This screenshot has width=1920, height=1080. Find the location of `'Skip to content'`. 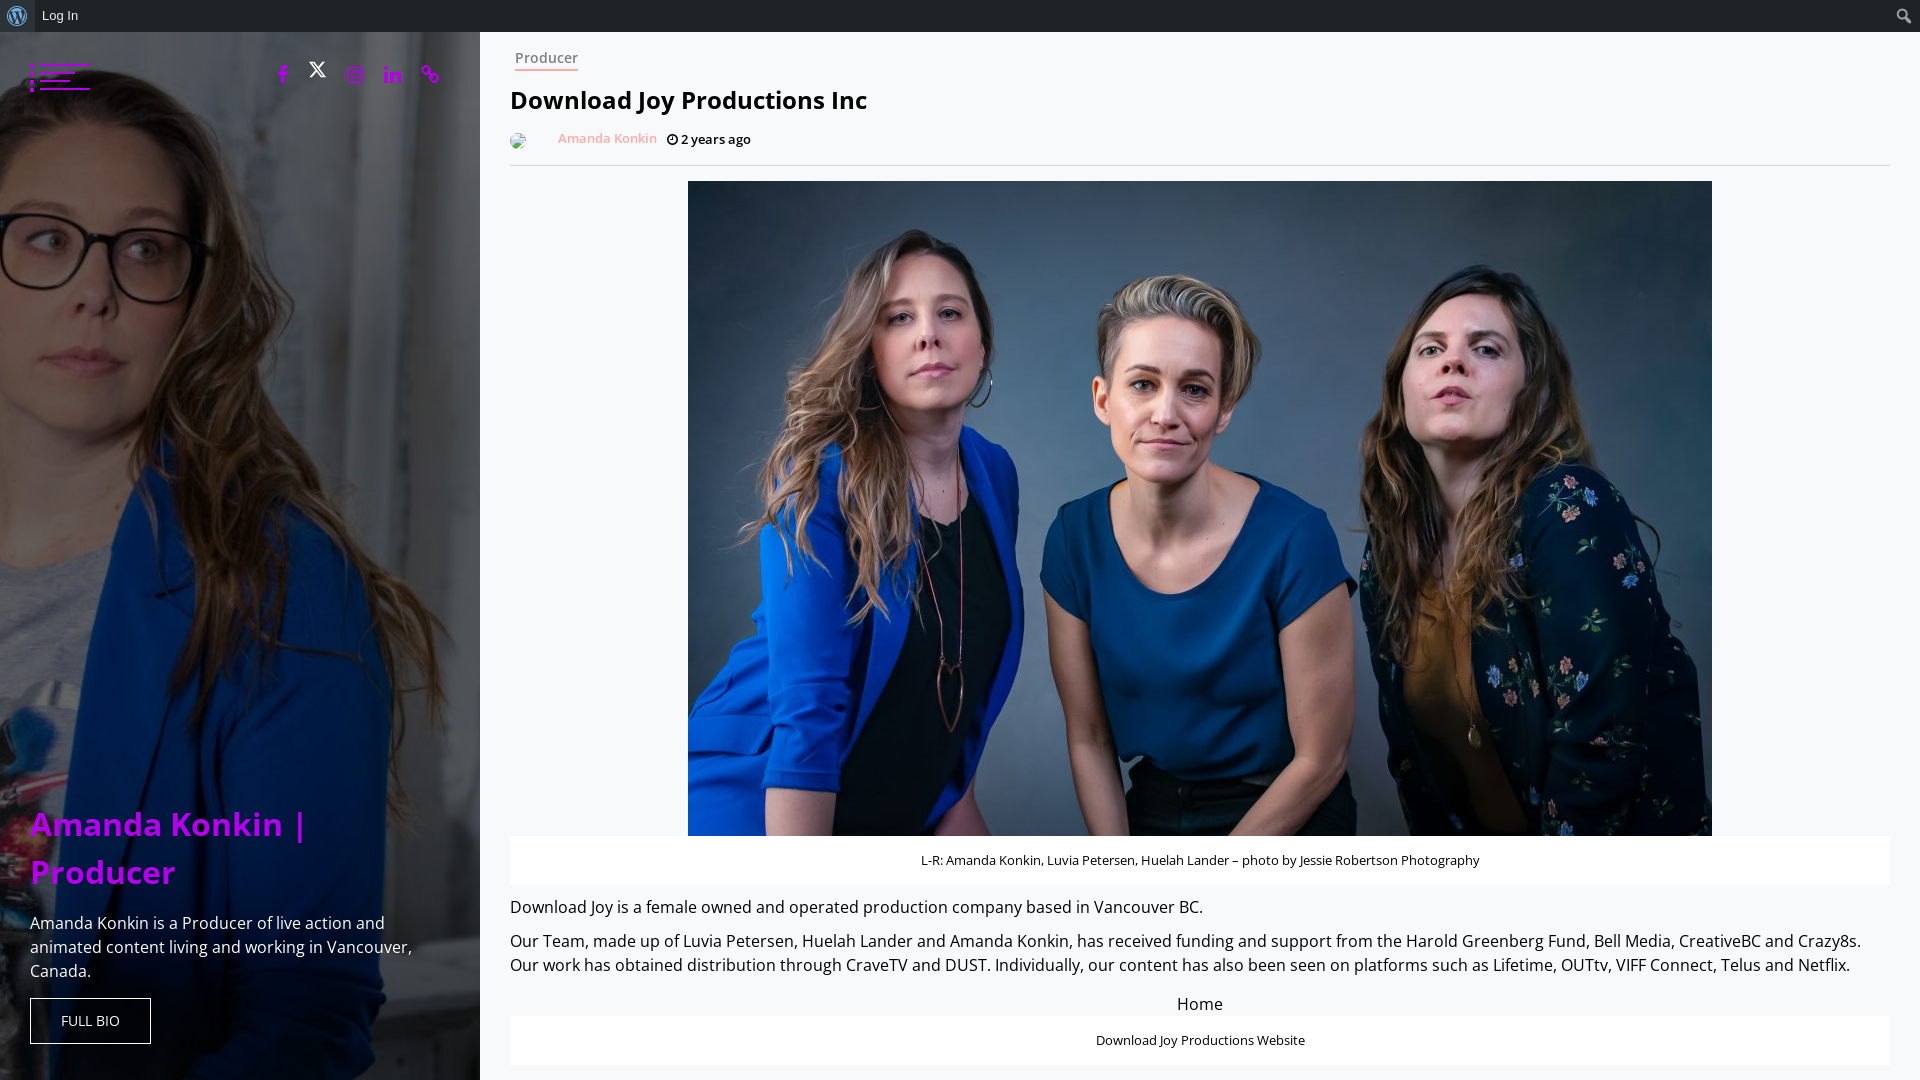

'Skip to content' is located at coordinates (478, 31).